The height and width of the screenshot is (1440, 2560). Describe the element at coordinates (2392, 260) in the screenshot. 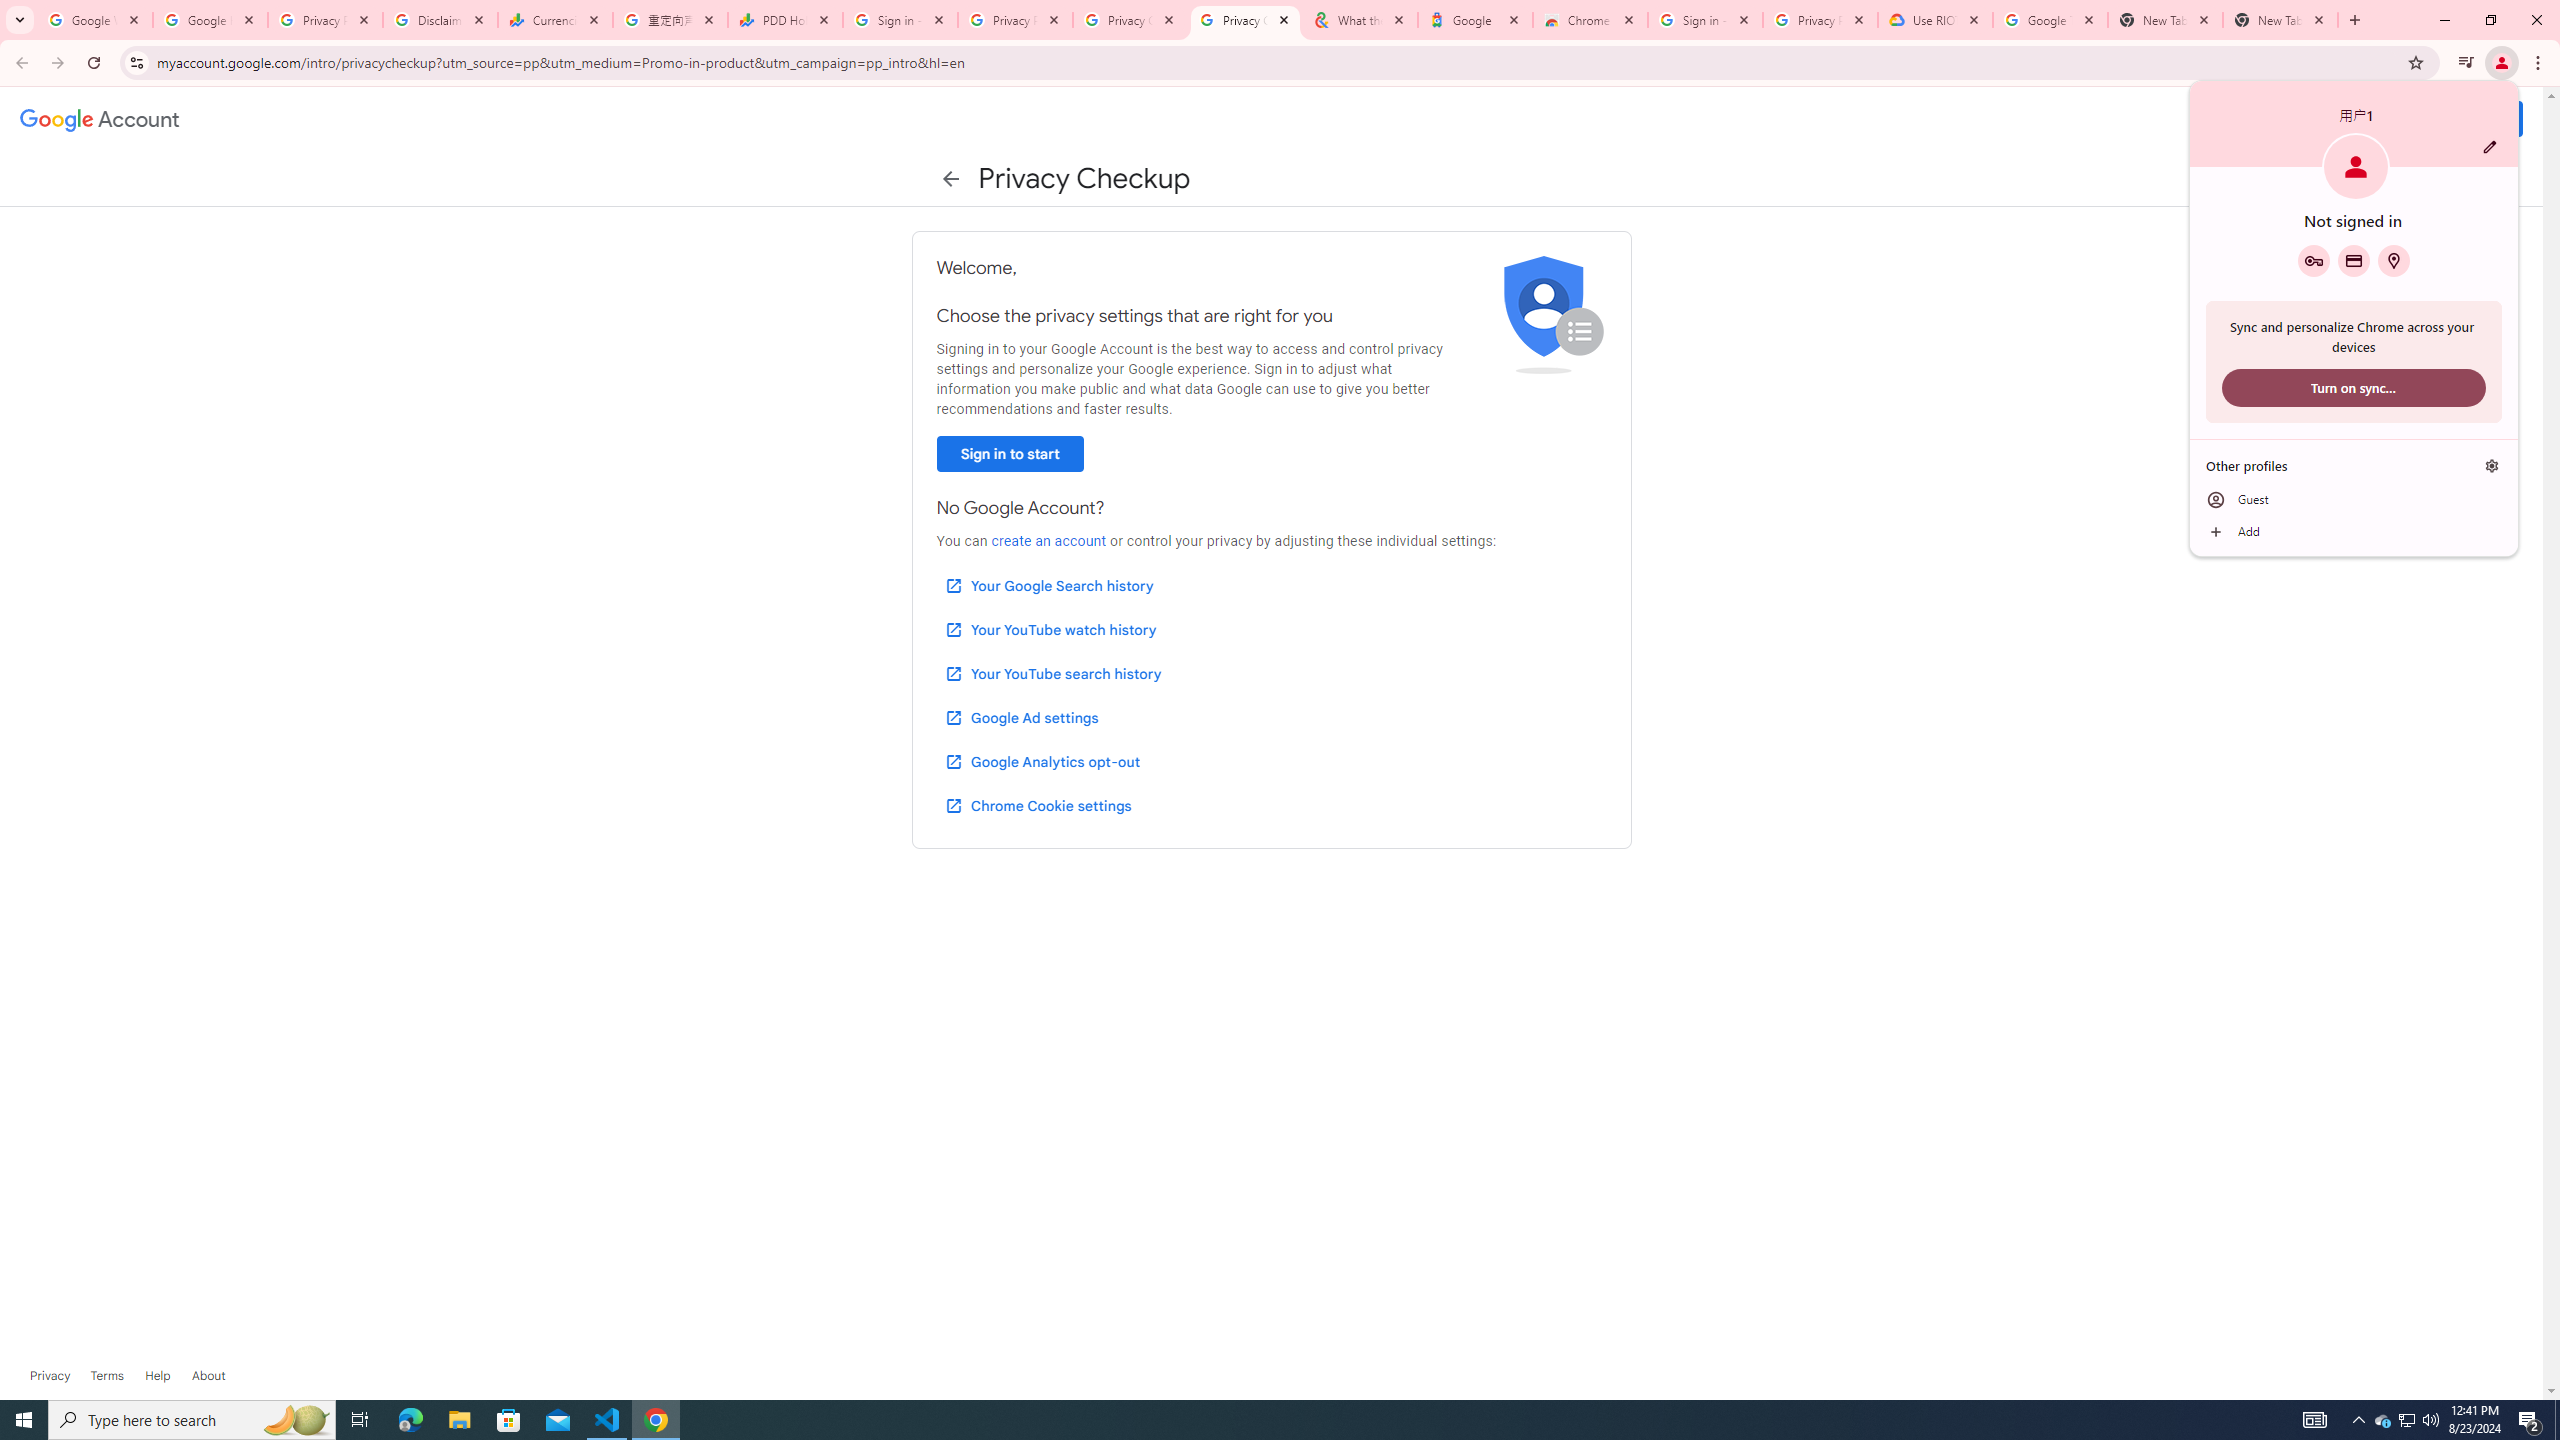

I see `'Addresses and more'` at that location.